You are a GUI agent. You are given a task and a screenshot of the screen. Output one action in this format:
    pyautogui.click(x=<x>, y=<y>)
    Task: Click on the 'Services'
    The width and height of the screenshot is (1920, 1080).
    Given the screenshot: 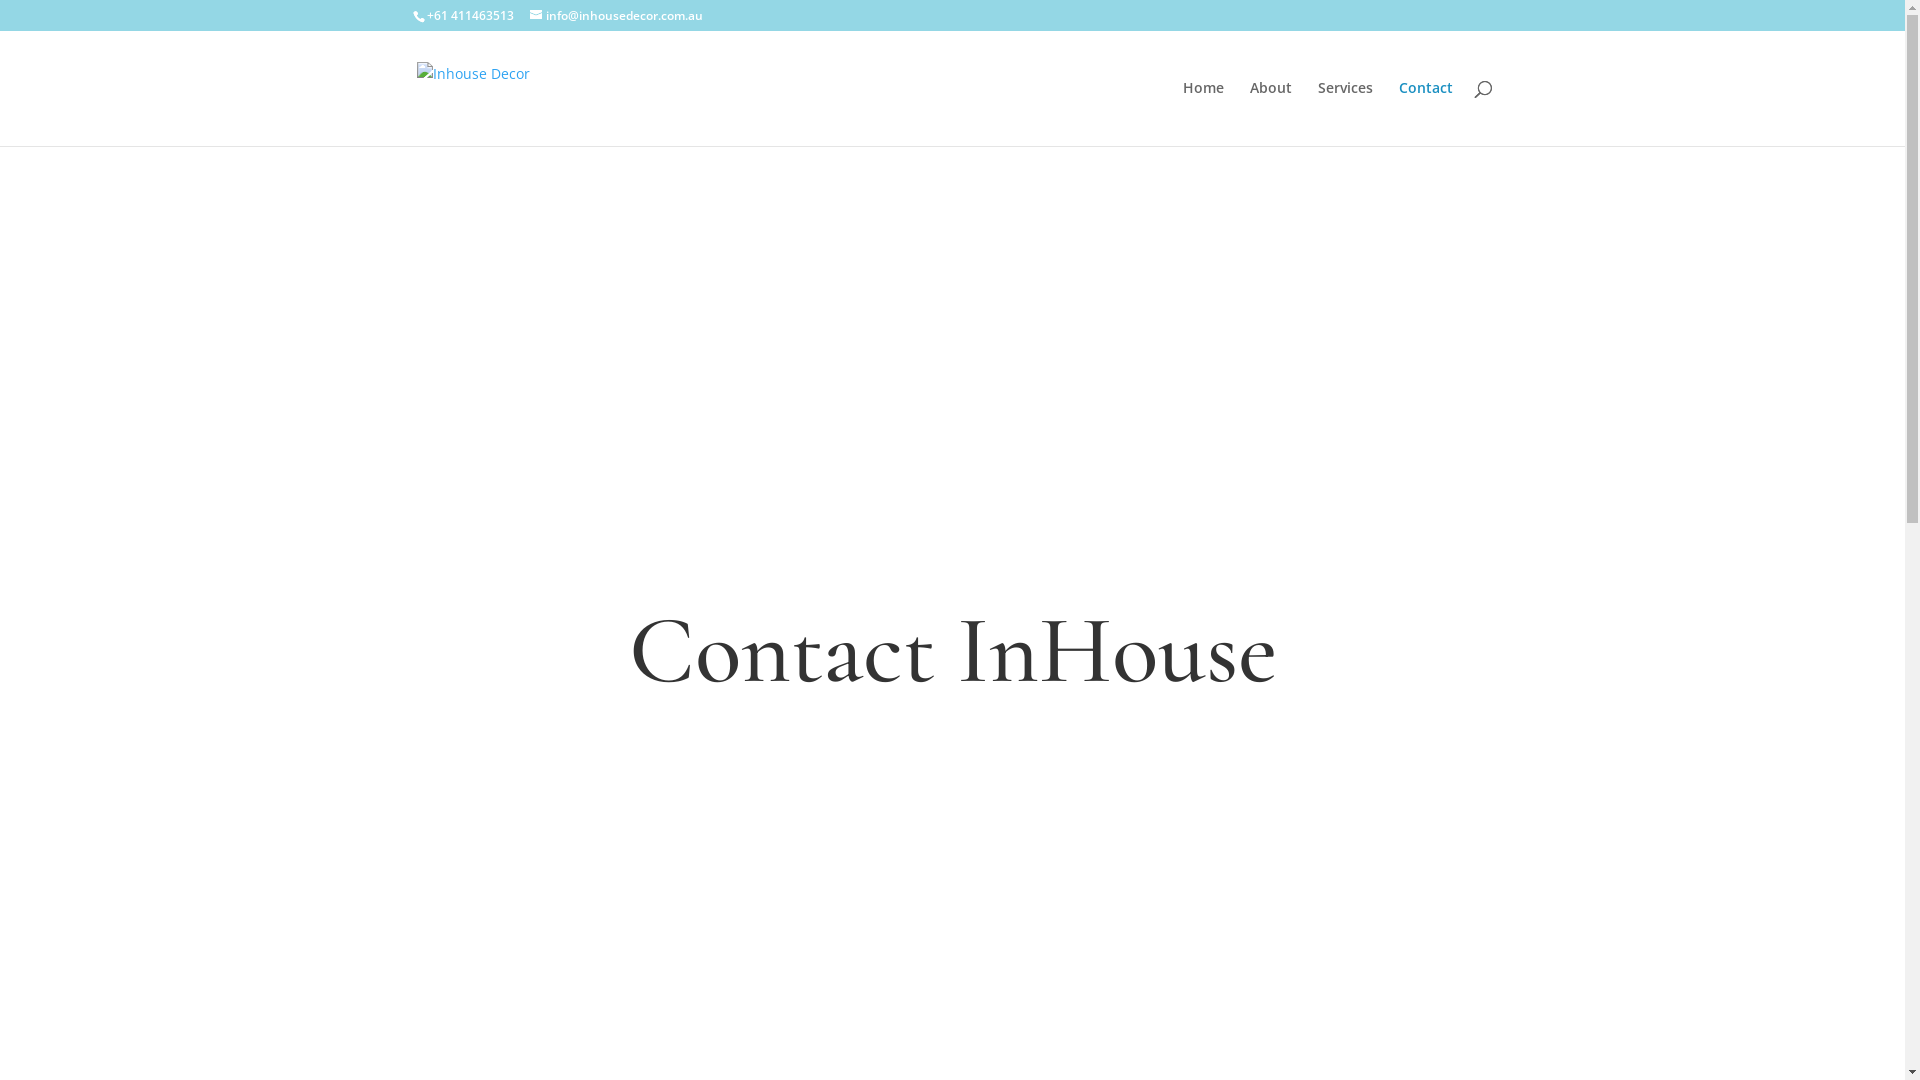 What is the action you would take?
    pyautogui.click(x=1318, y=113)
    